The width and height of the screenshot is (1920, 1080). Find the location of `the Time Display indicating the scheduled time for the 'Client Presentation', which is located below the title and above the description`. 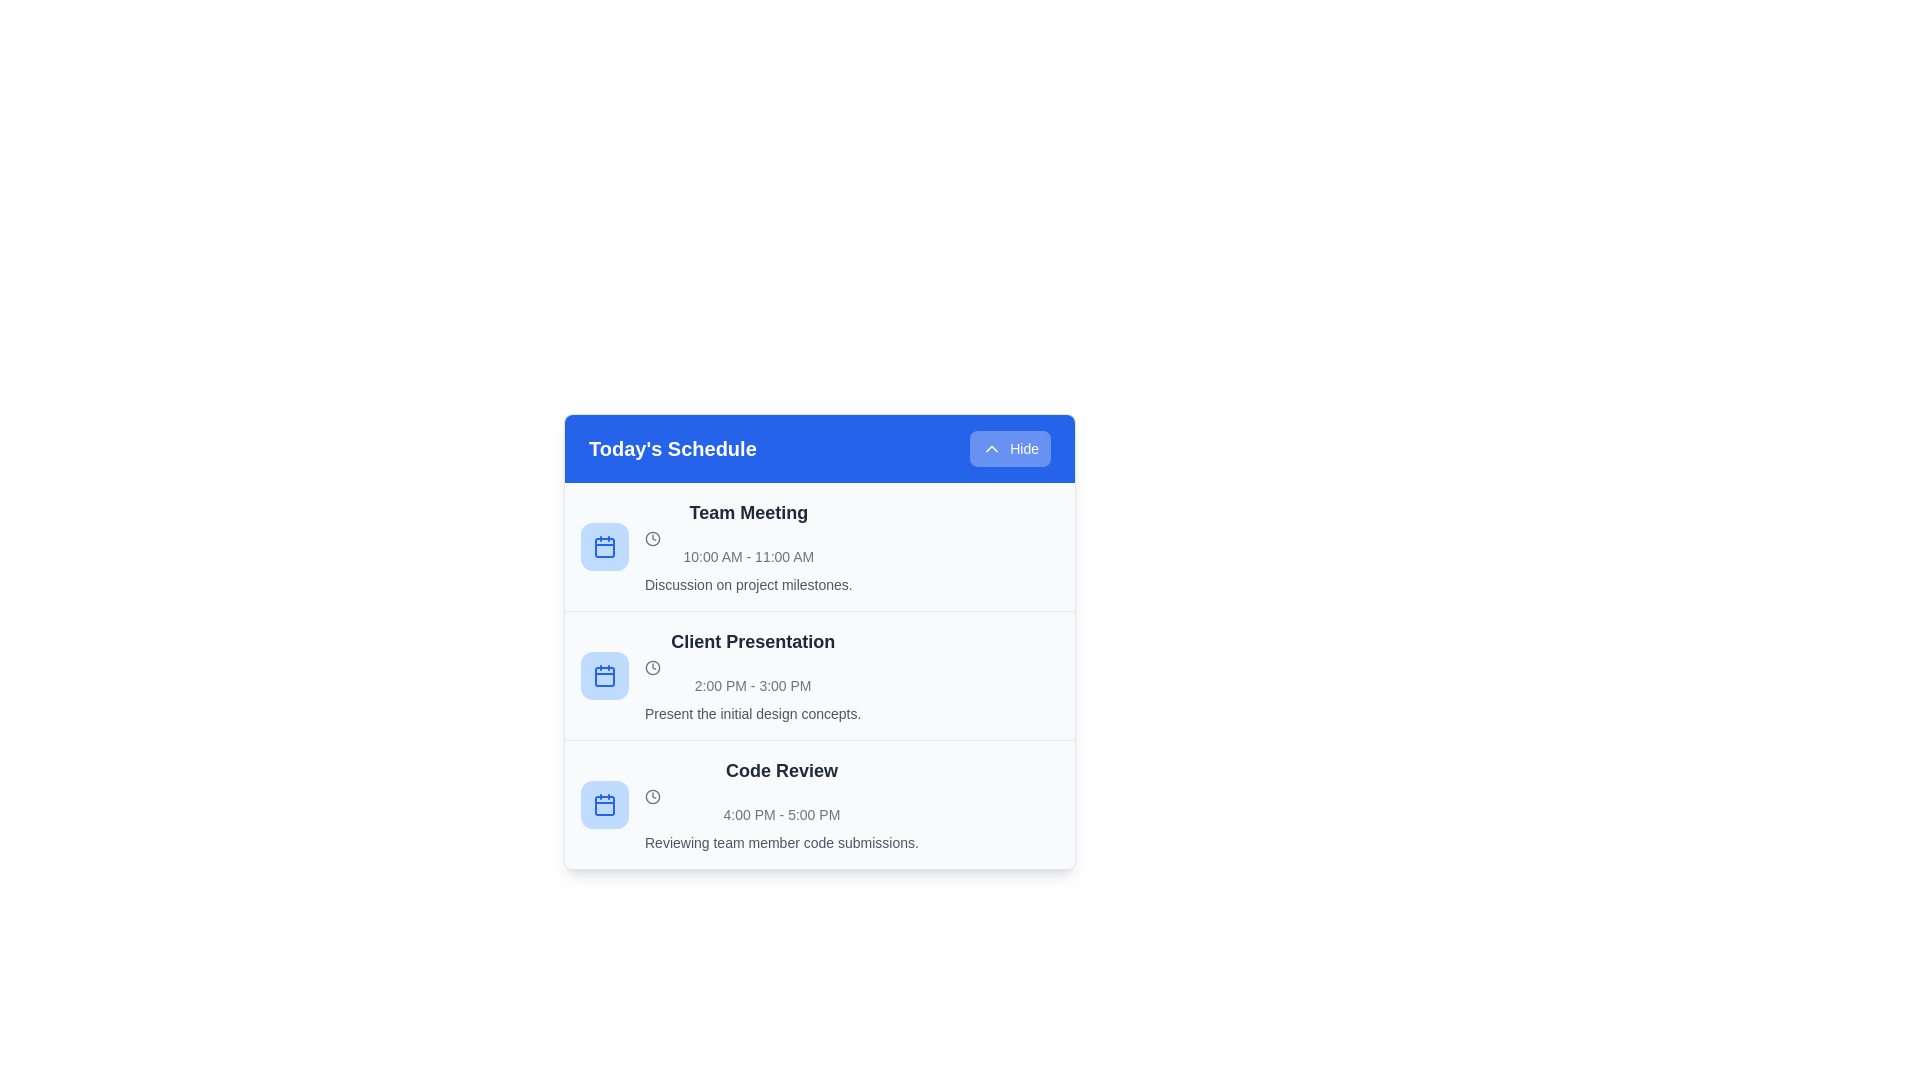

the Time Display indicating the scheduled time for the 'Client Presentation', which is located below the title and above the description is located at coordinates (752, 677).